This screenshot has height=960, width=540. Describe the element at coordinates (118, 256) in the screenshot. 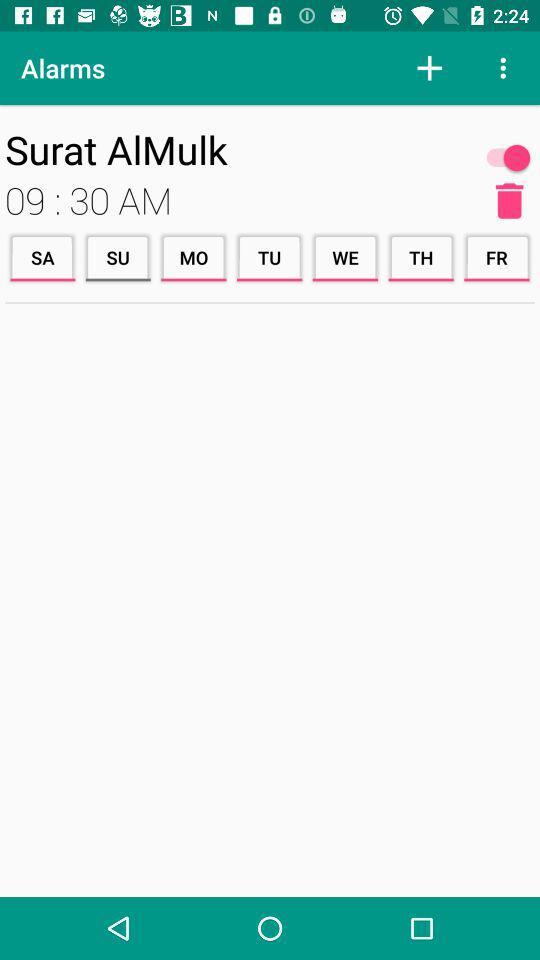

I see `the icon below 09 : 30 am` at that location.